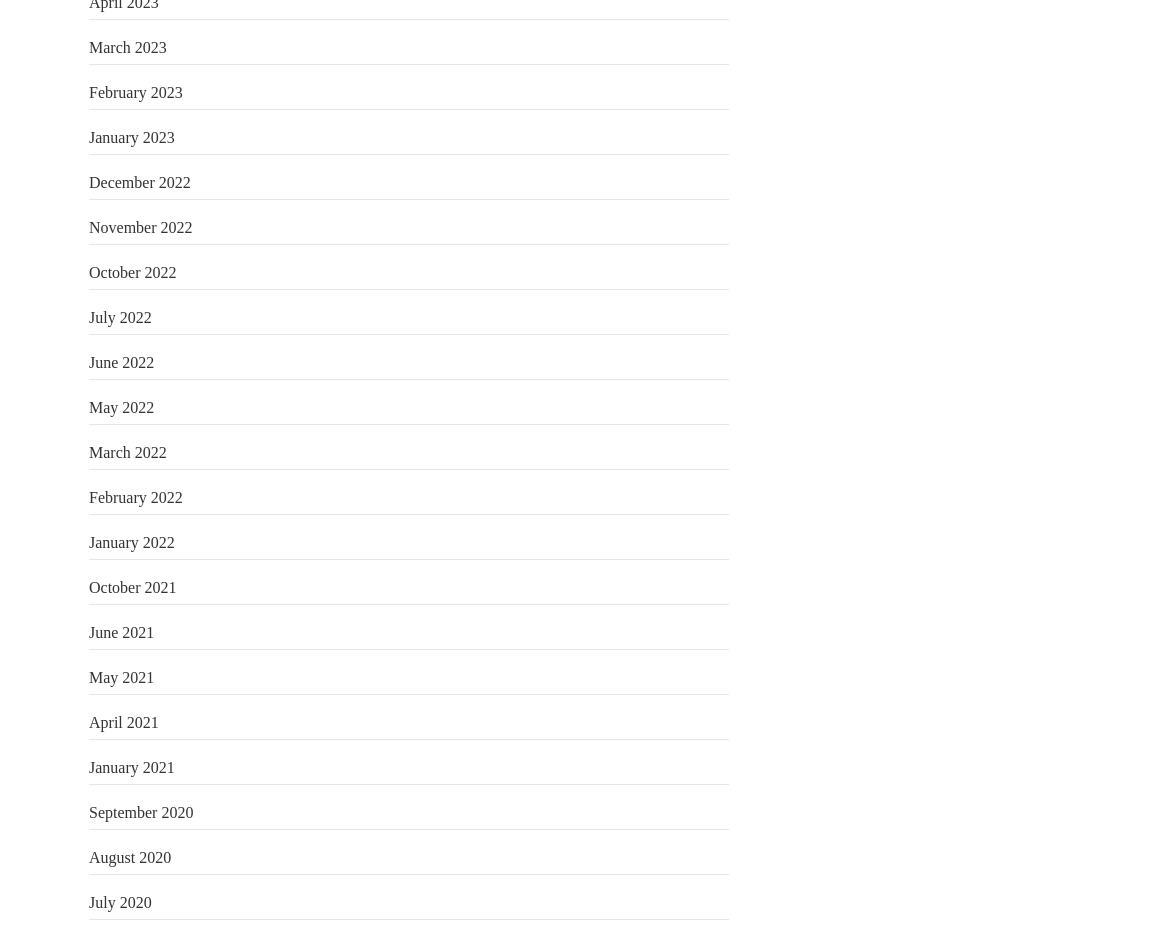 The width and height of the screenshot is (1158, 933). I want to click on 'April 2021', so click(122, 721).